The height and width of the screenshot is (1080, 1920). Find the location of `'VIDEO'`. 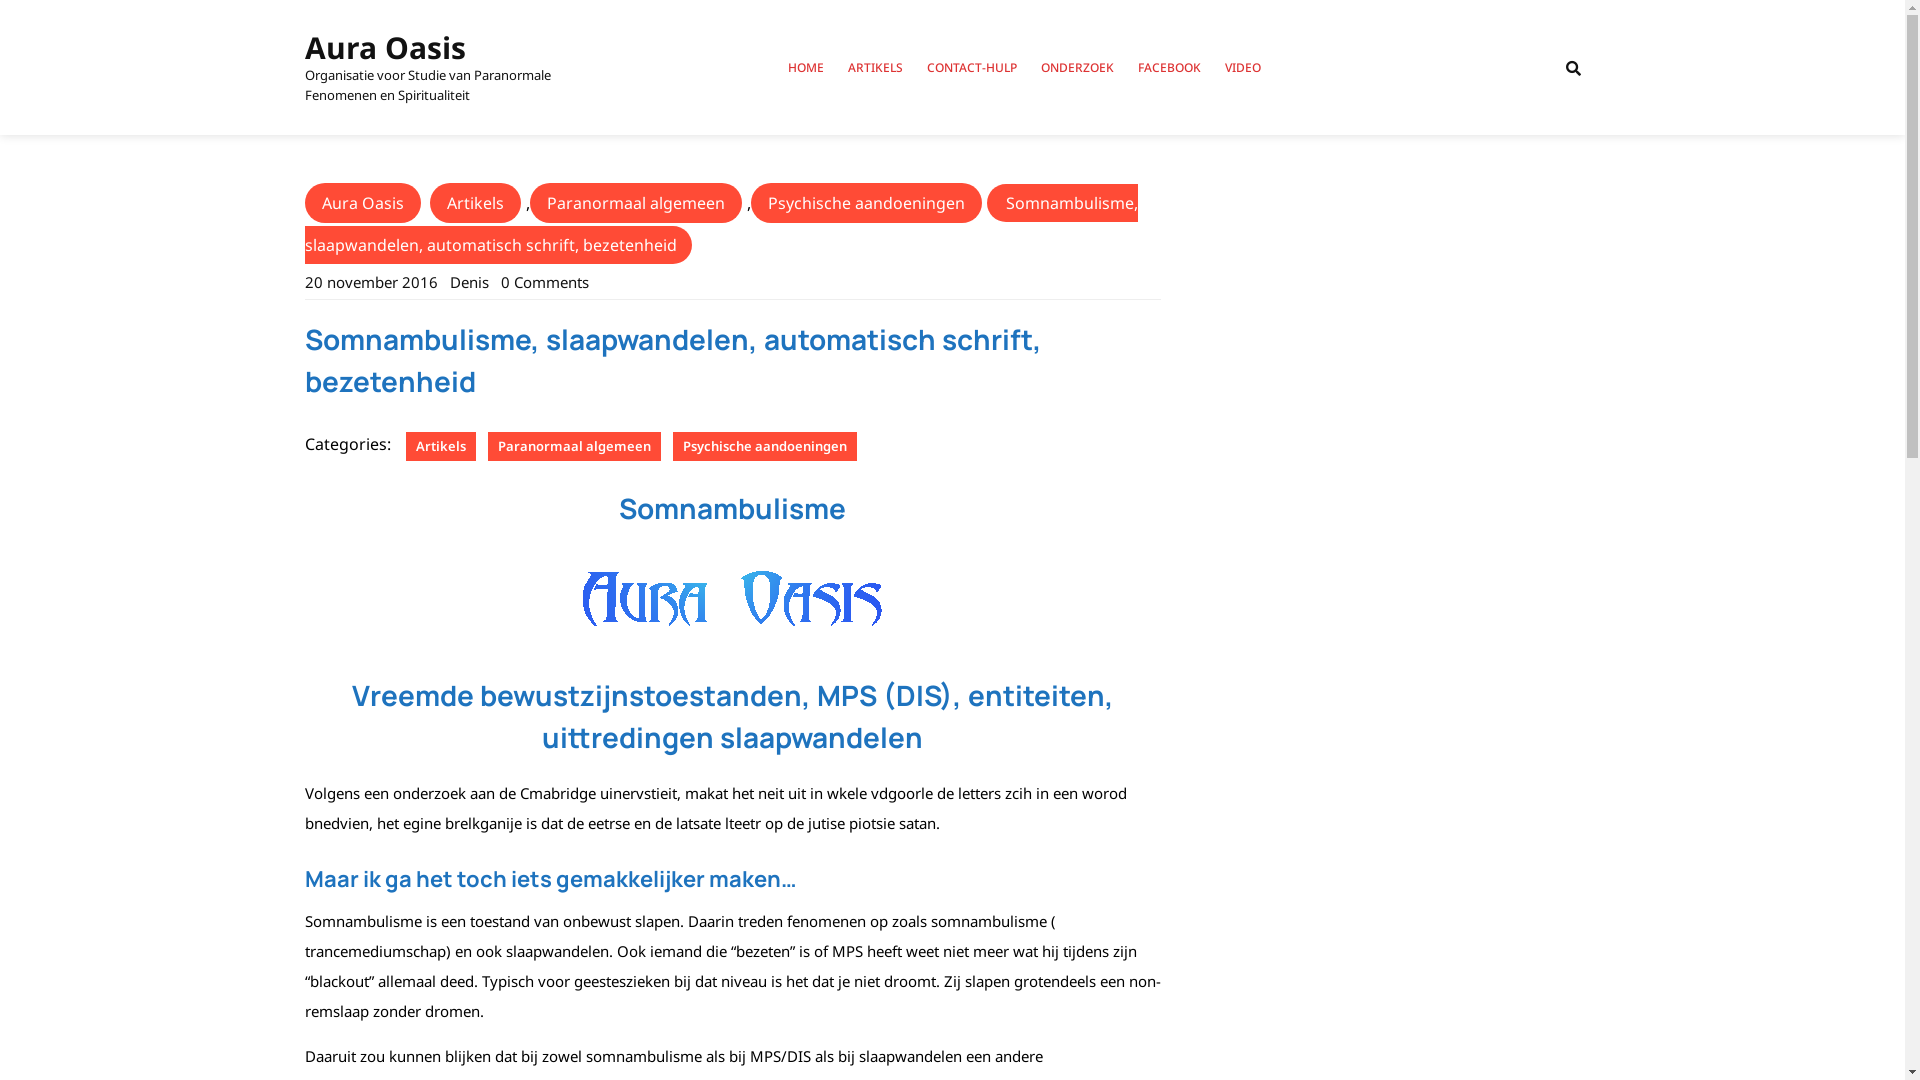

'VIDEO' is located at coordinates (1213, 67).